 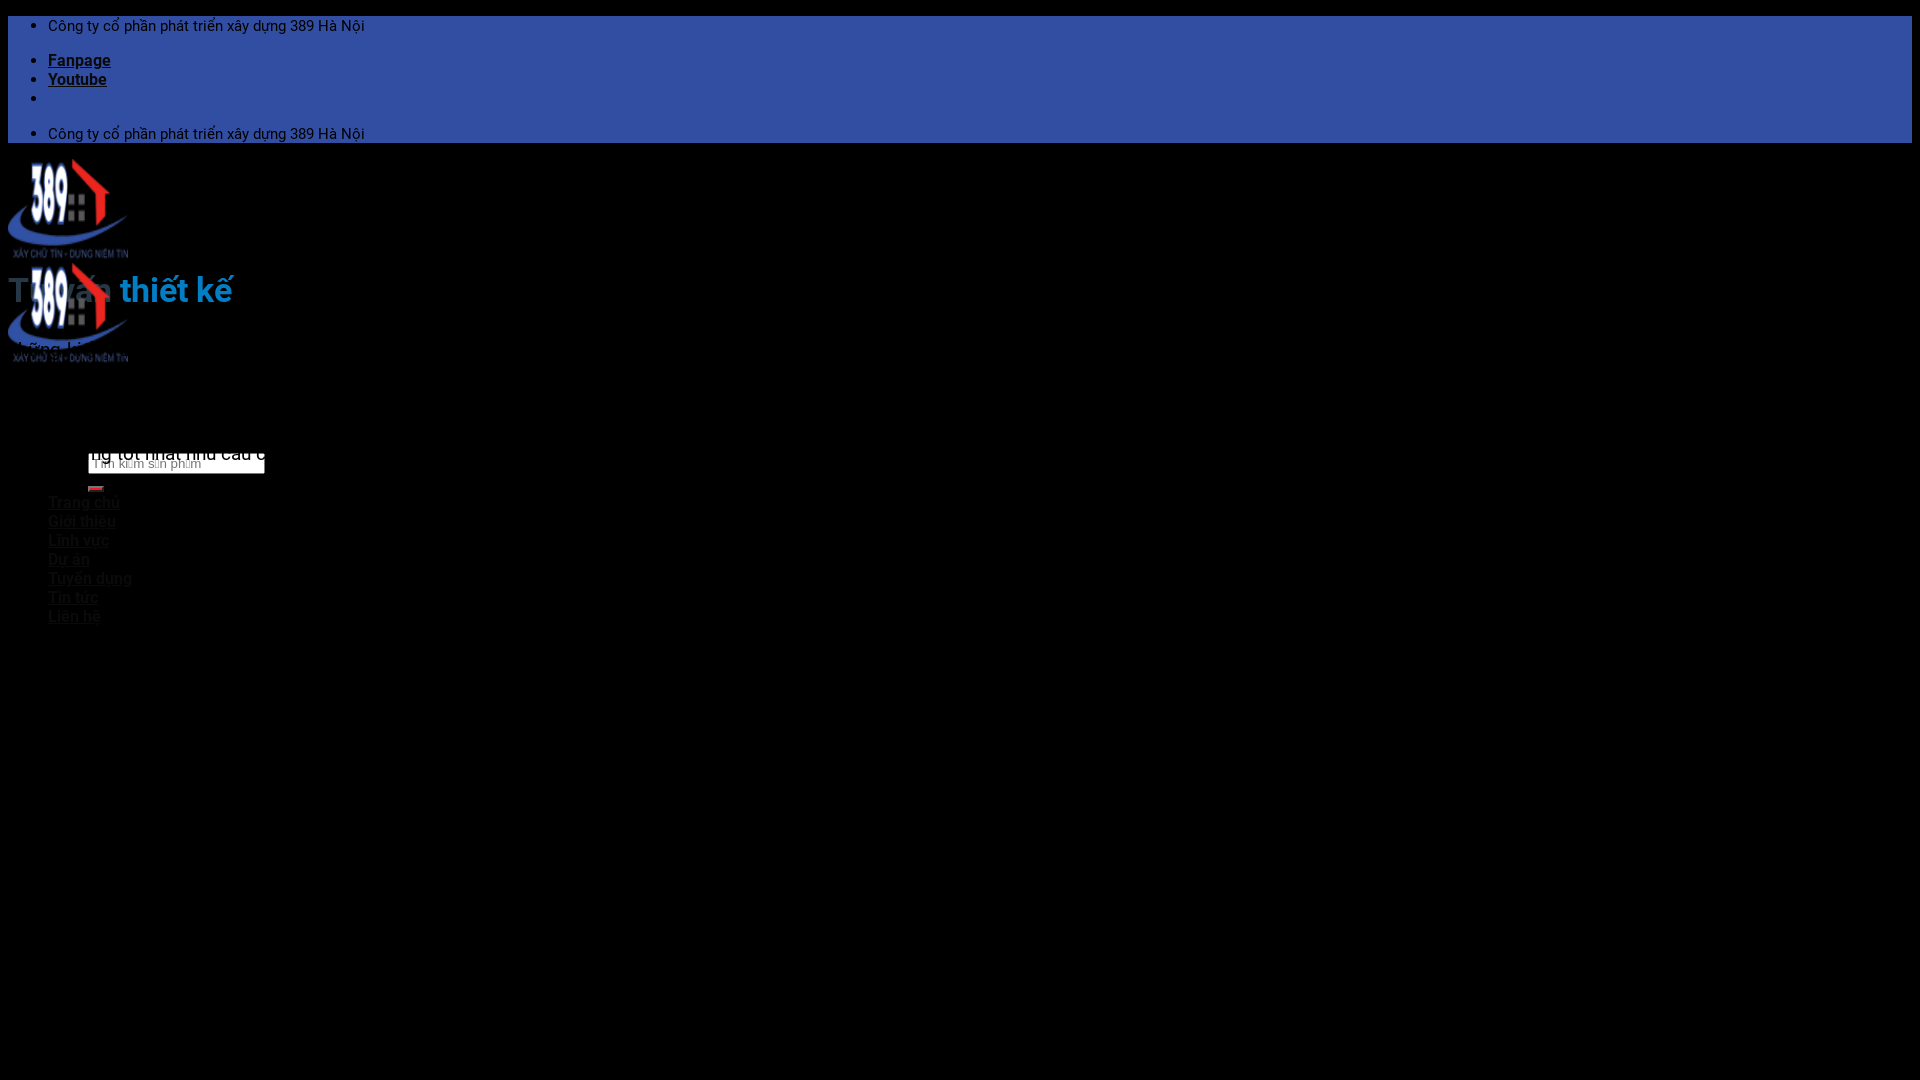 I want to click on 'Skip to content', so click(x=7, y=15).